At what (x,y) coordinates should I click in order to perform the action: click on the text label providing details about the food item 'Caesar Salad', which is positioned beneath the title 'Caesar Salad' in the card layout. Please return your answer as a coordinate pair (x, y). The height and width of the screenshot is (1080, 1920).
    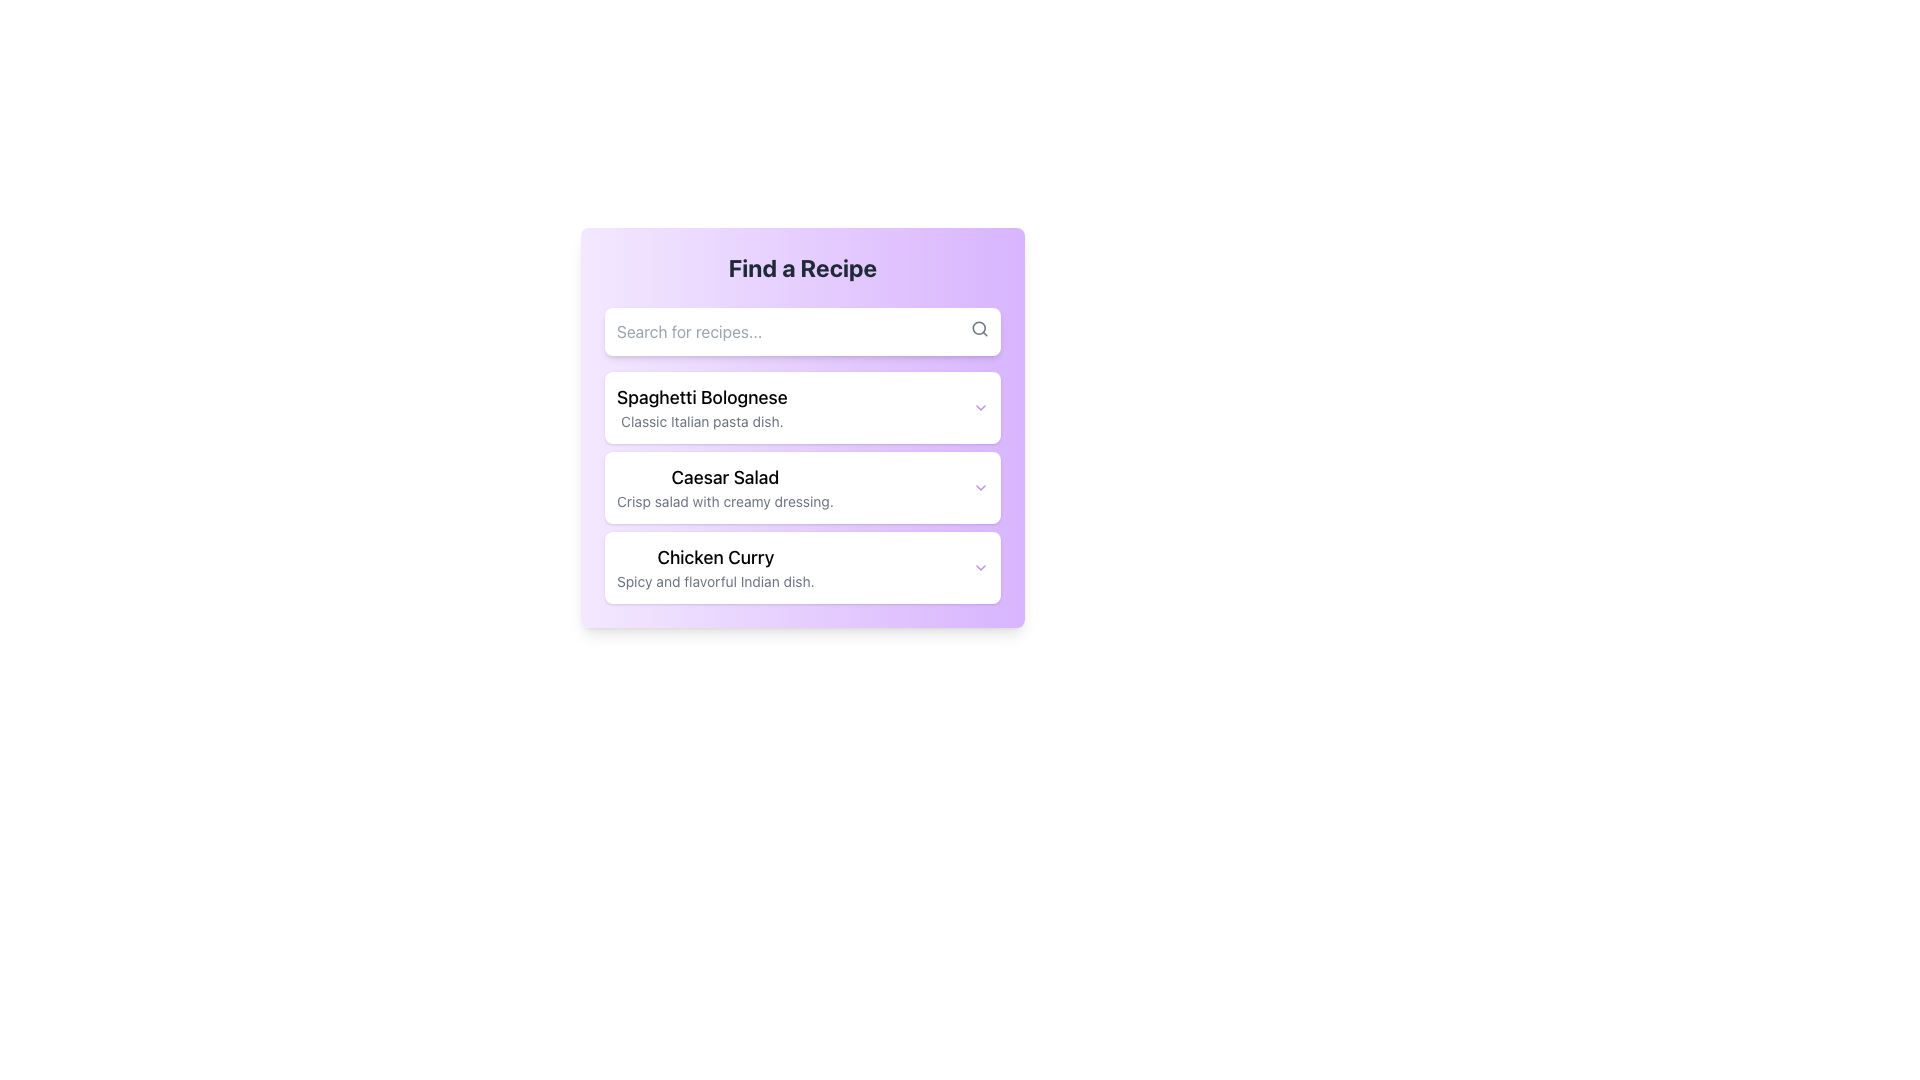
    Looking at the image, I should click on (724, 500).